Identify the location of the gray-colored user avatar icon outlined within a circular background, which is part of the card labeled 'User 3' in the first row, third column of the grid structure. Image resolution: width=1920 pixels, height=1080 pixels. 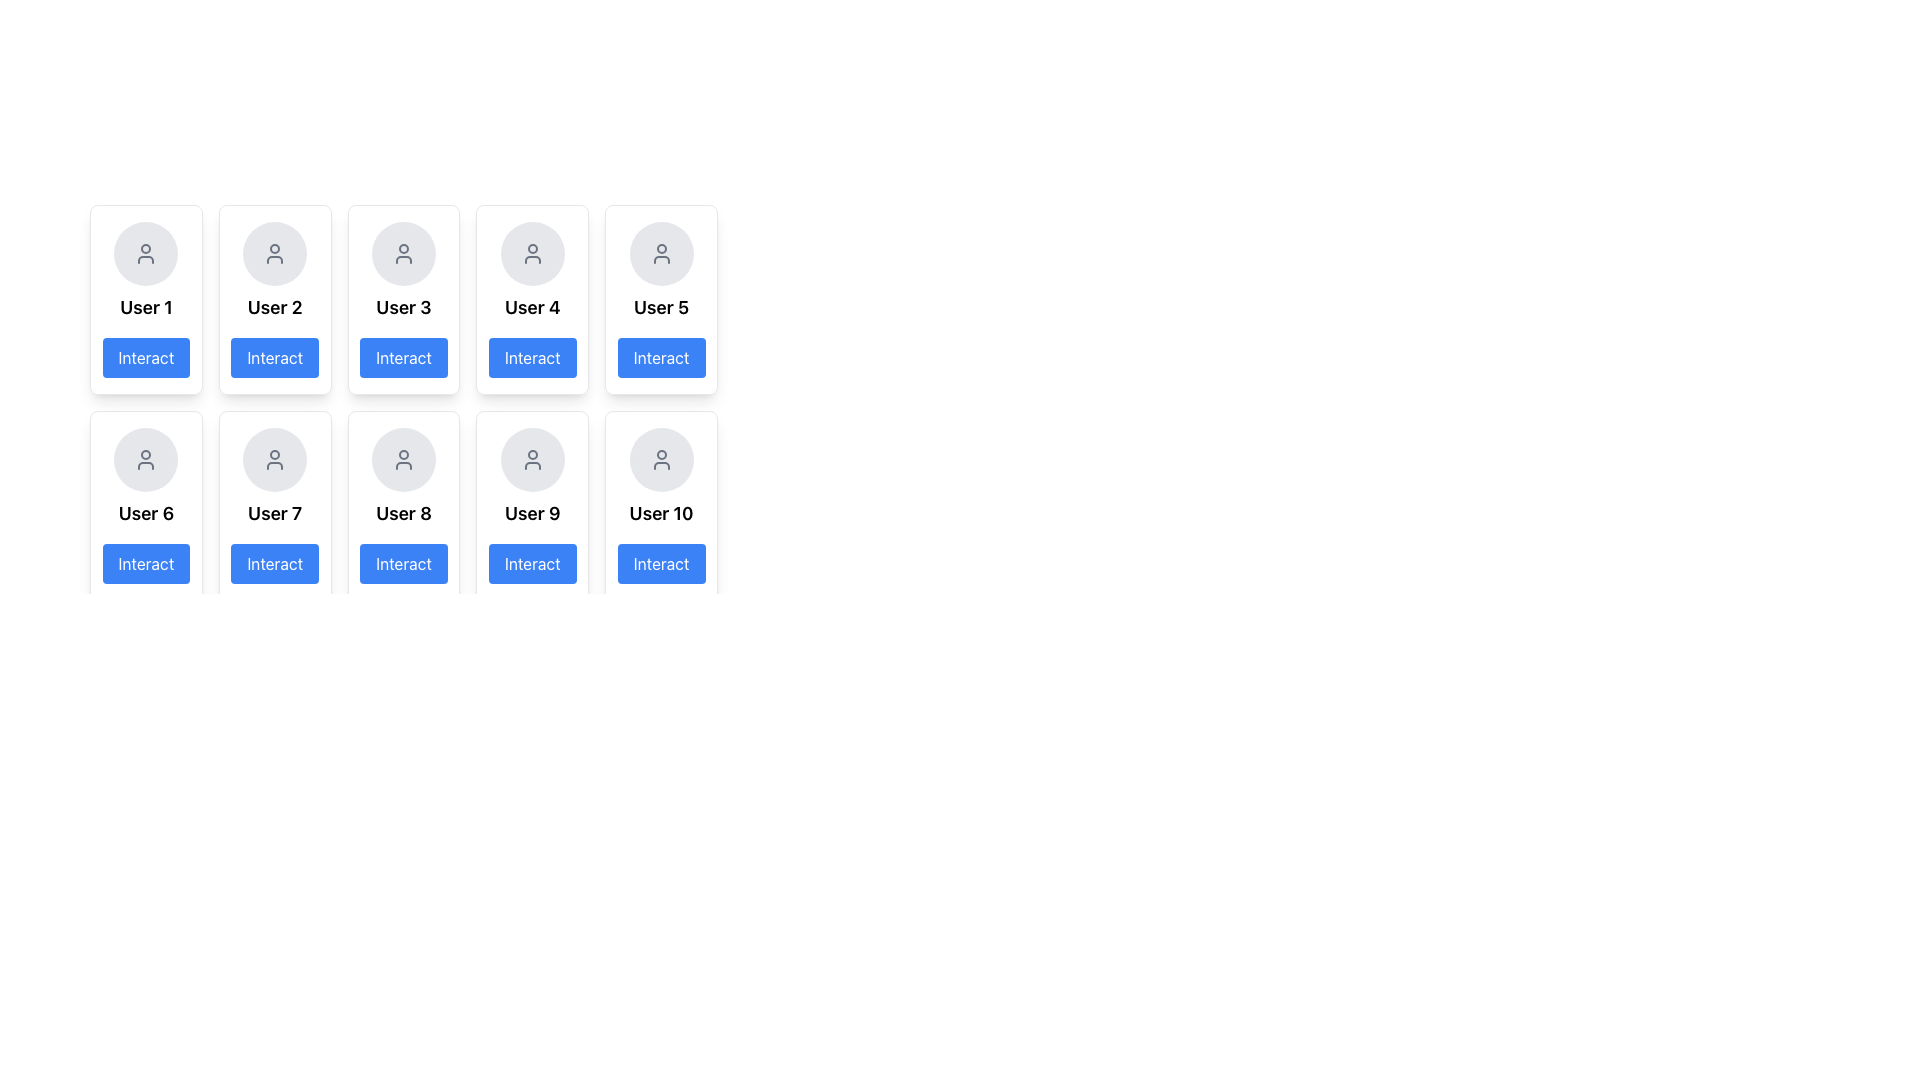
(402, 253).